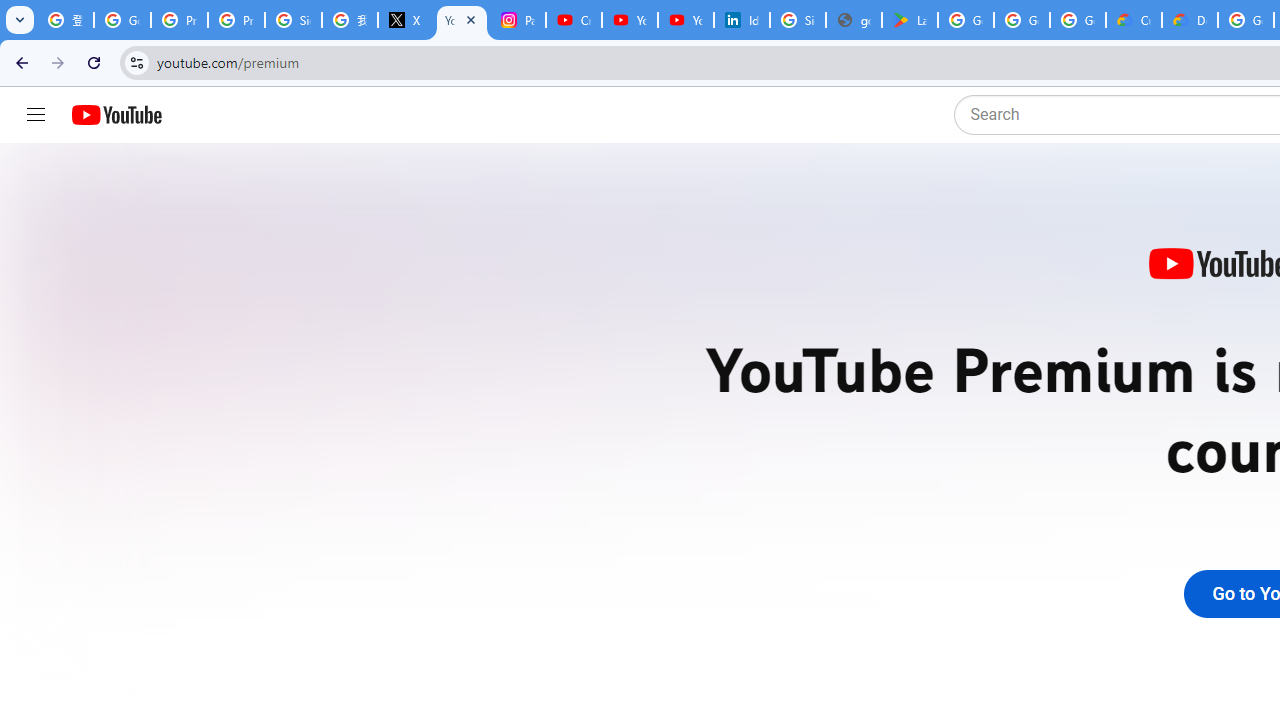  What do you see at coordinates (35, 115) in the screenshot?
I see `'Guide'` at bounding box center [35, 115].